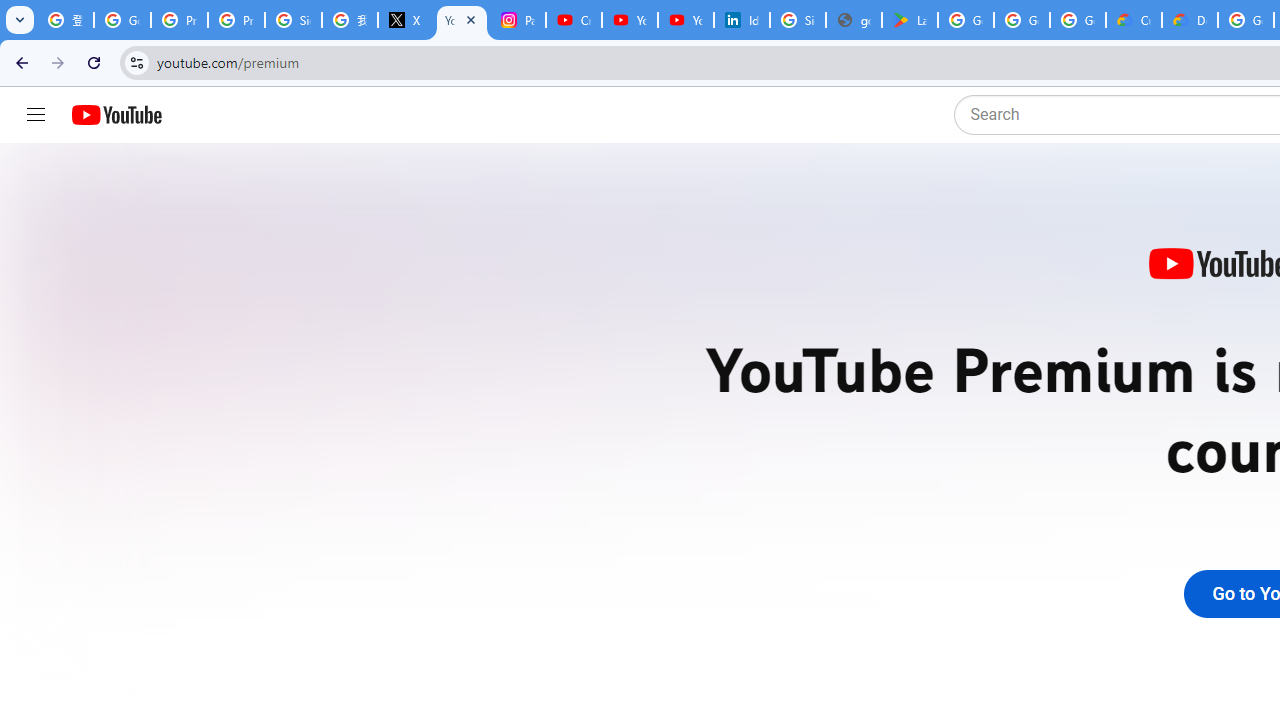  What do you see at coordinates (35, 115) in the screenshot?
I see `'Guide'` at bounding box center [35, 115].